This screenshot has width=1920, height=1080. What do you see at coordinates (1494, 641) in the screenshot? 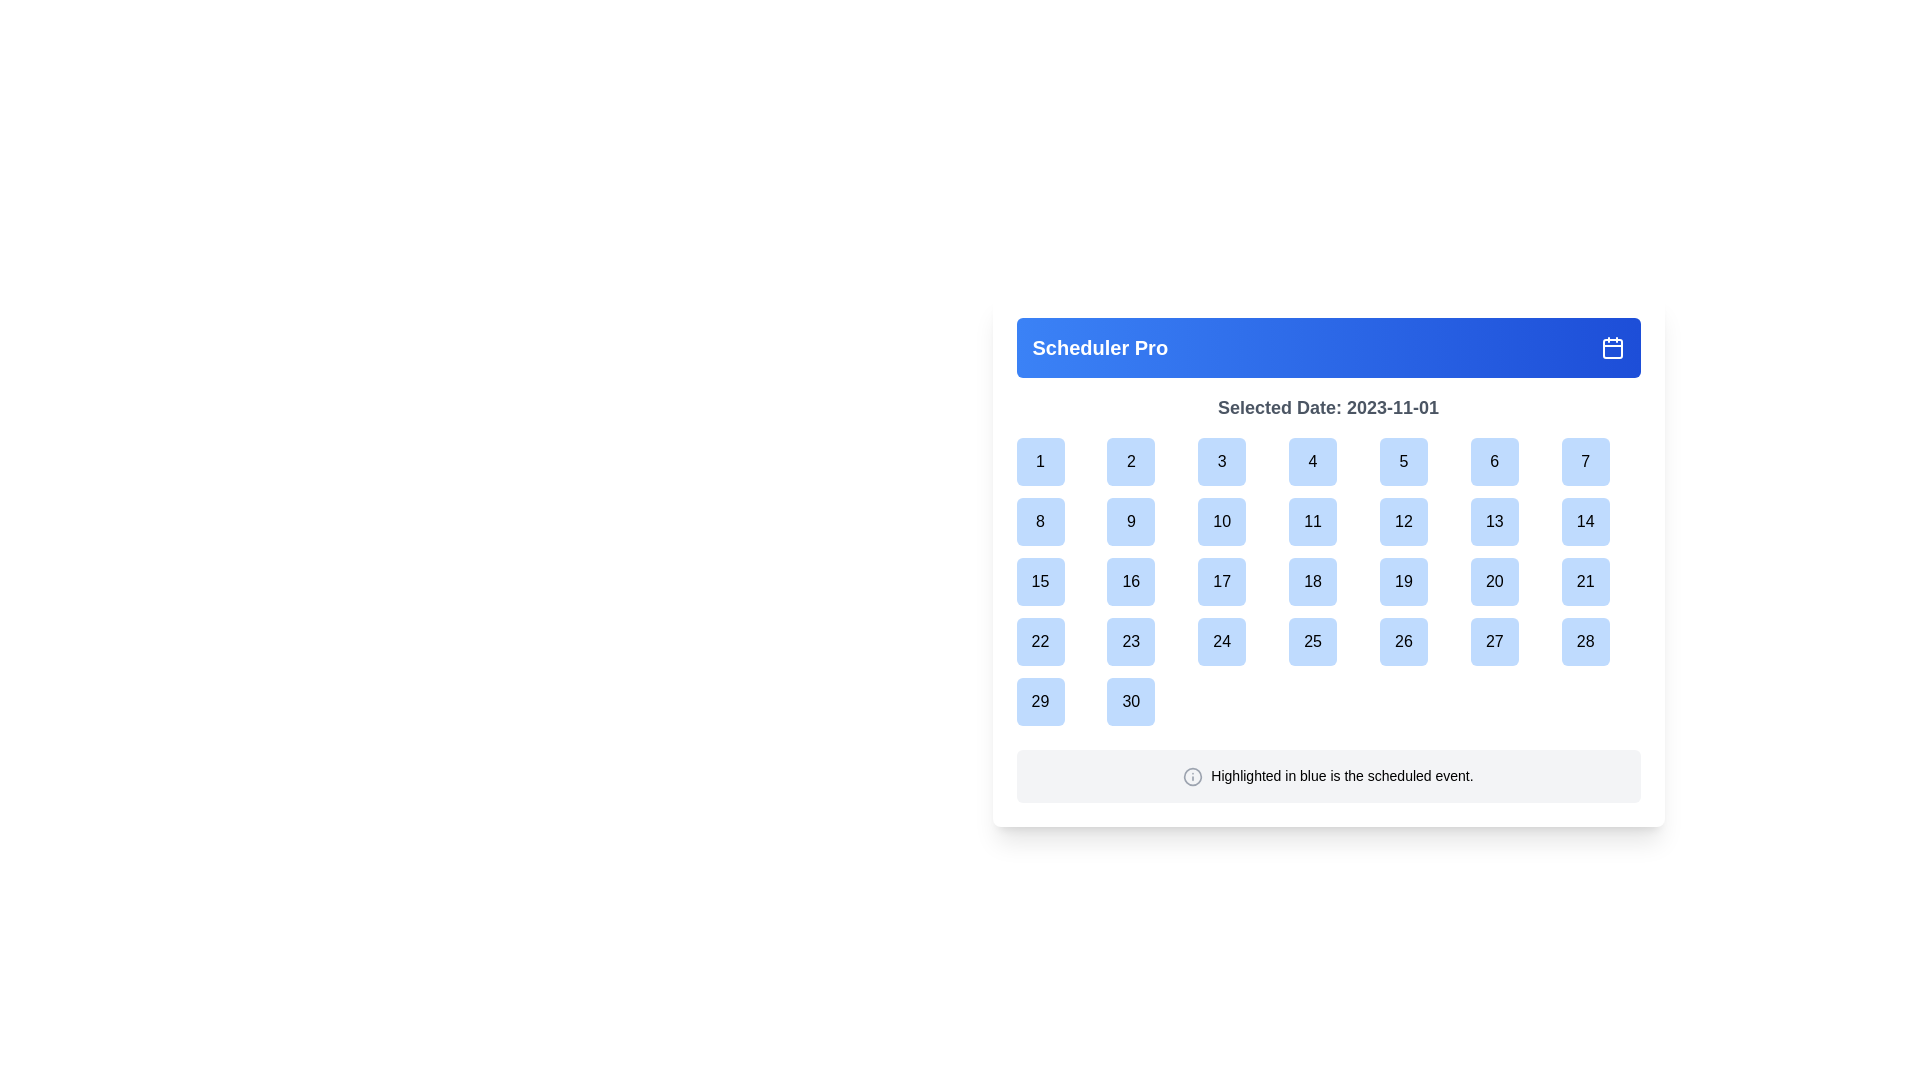
I see `the selectable date button in the calendar view located at the bottom-right part of the calendar interface, specifically the seventh element in the bottom row, between '26' and '28'` at bounding box center [1494, 641].